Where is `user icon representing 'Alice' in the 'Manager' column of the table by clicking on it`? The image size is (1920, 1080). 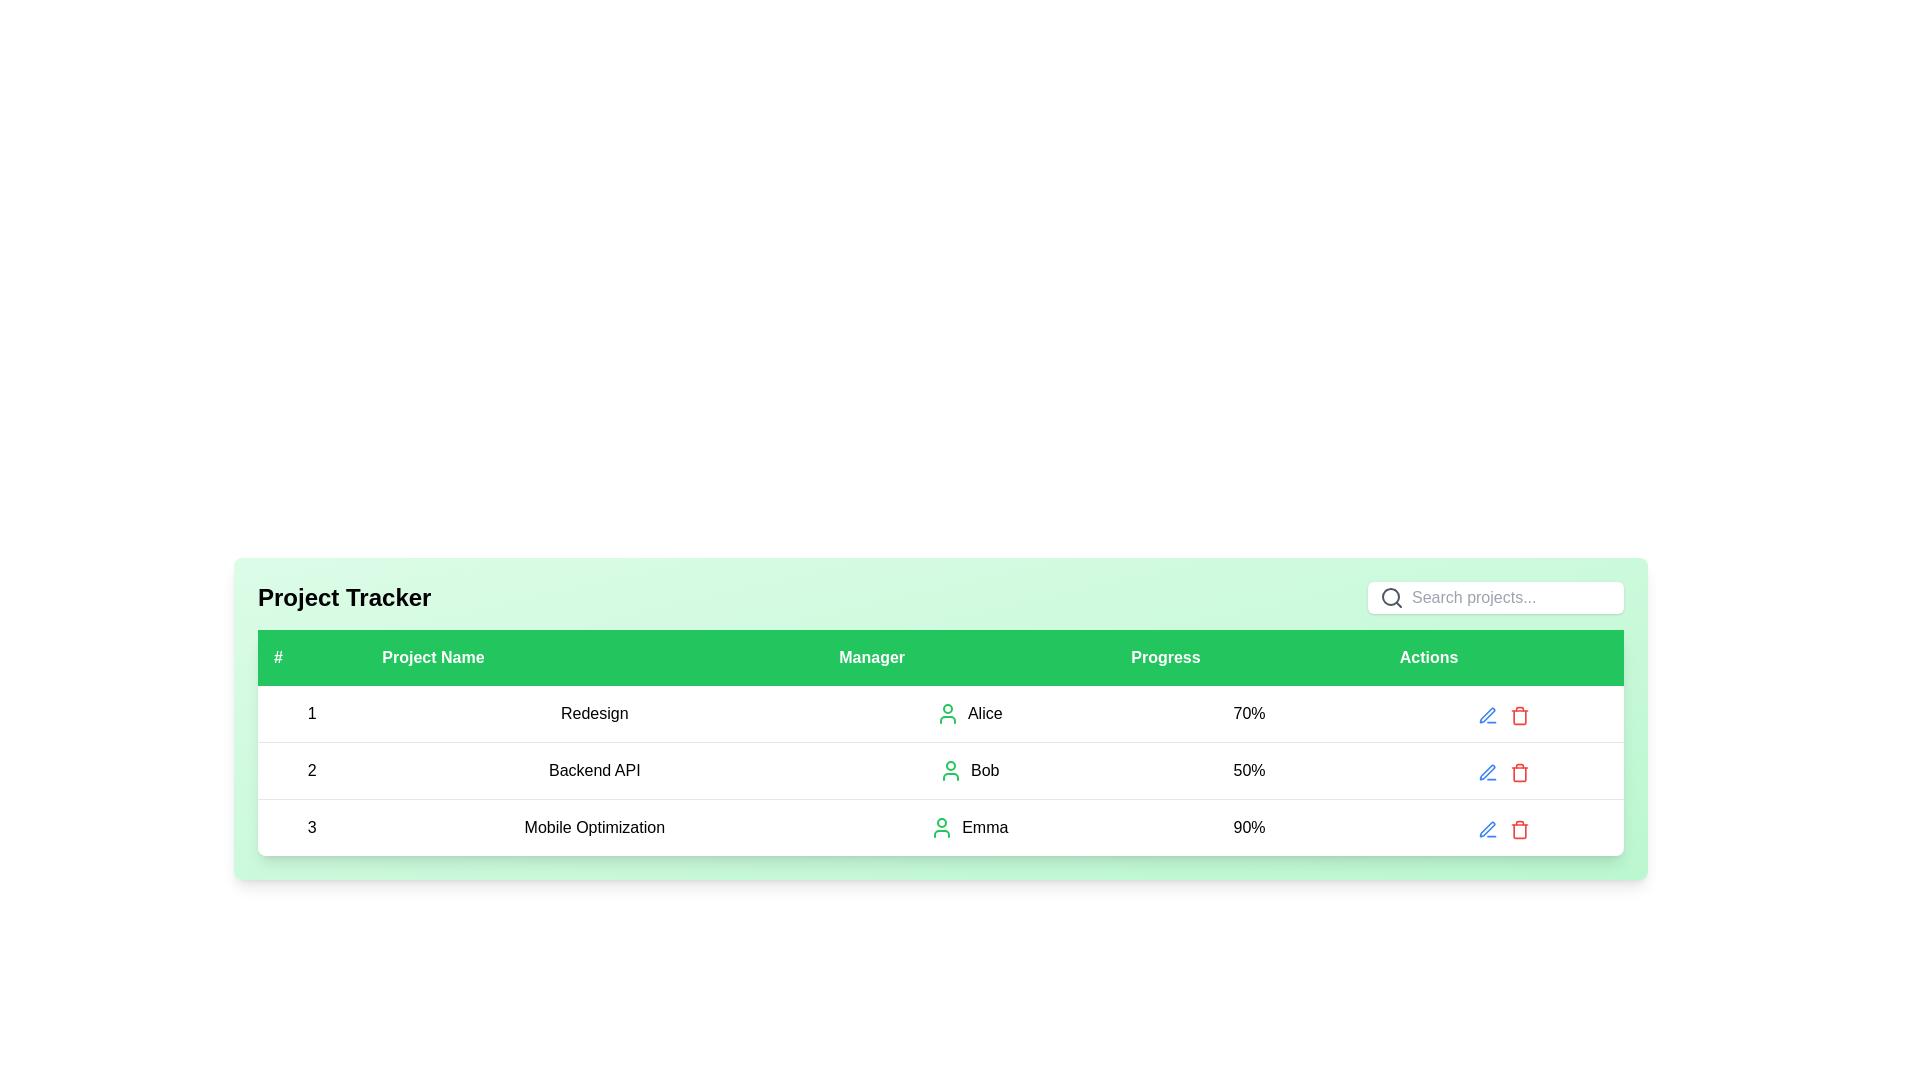 user icon representing 'Alice' in the 'Manager' column of the table by clicking on it is located at coordinates (946, 712).